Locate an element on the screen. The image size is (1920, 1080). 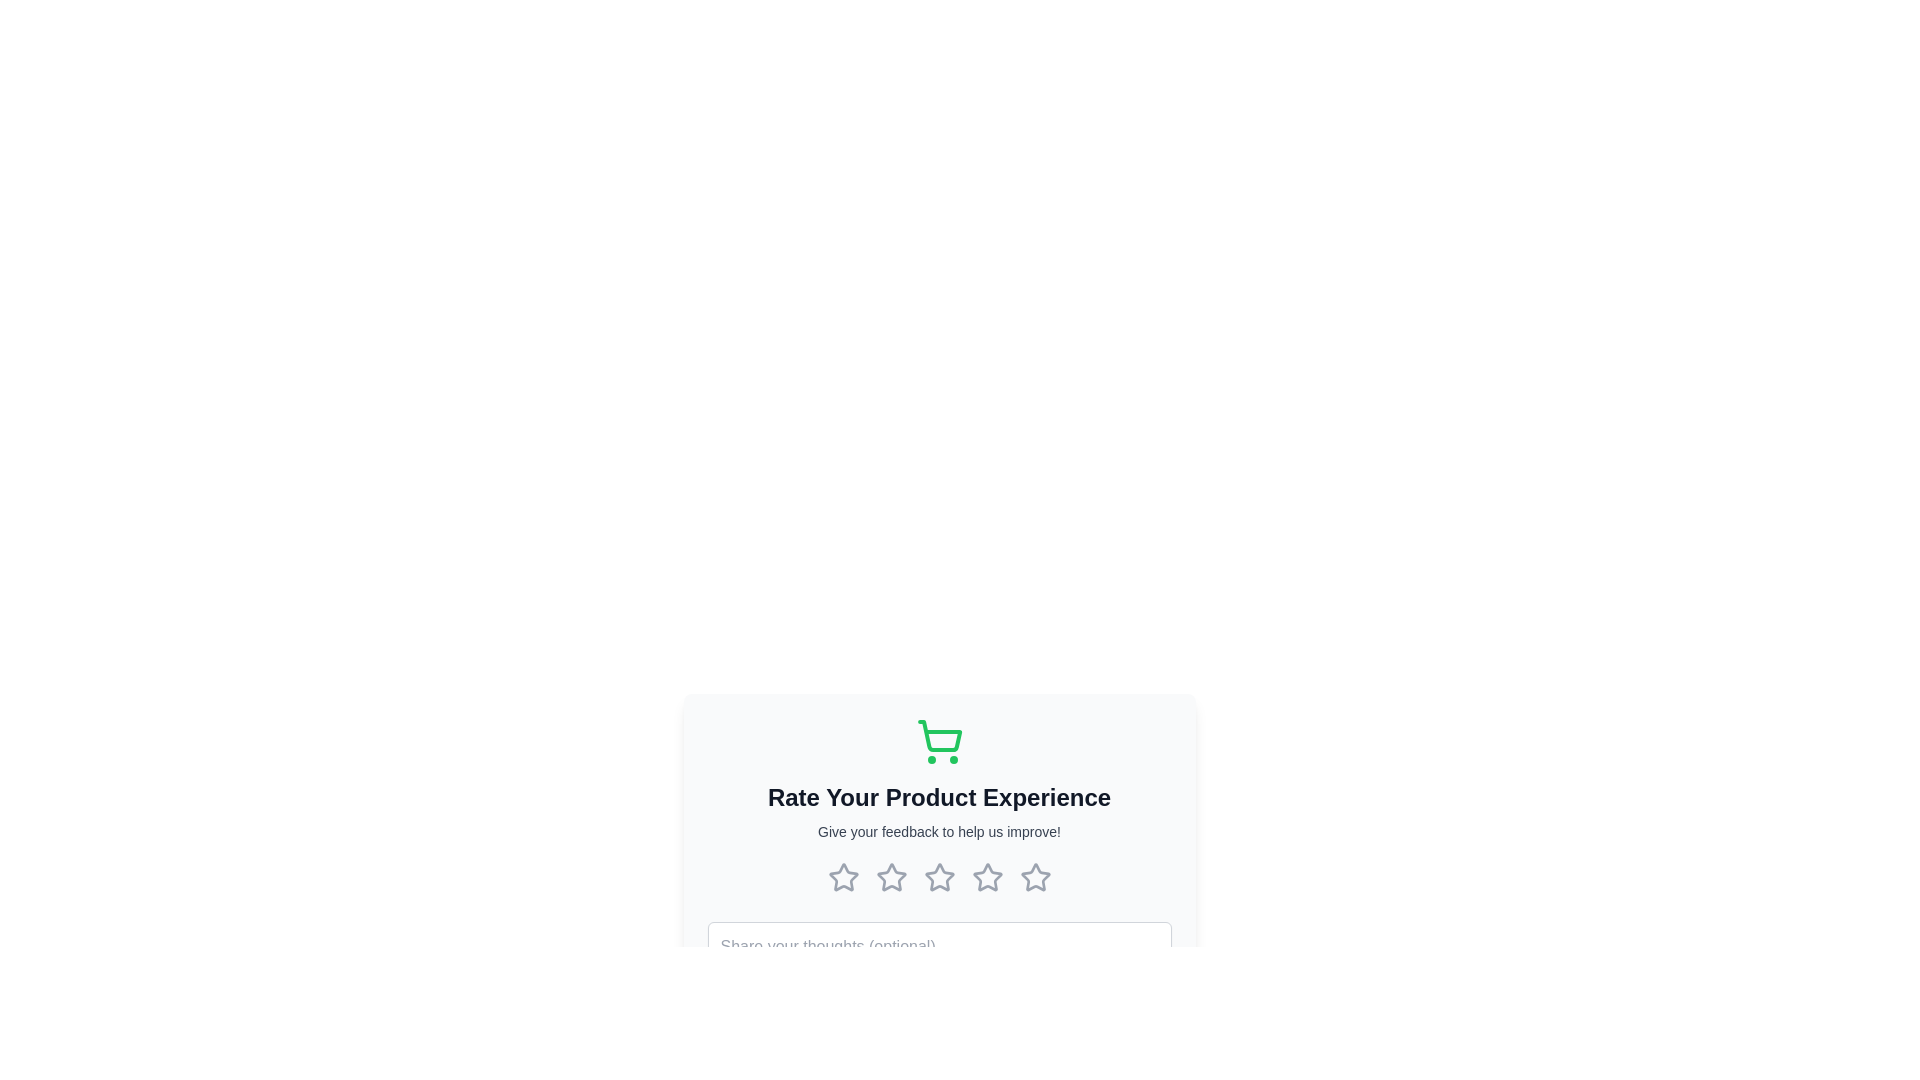
the third star icon in the rating input component is located at coordinates (938, 877).